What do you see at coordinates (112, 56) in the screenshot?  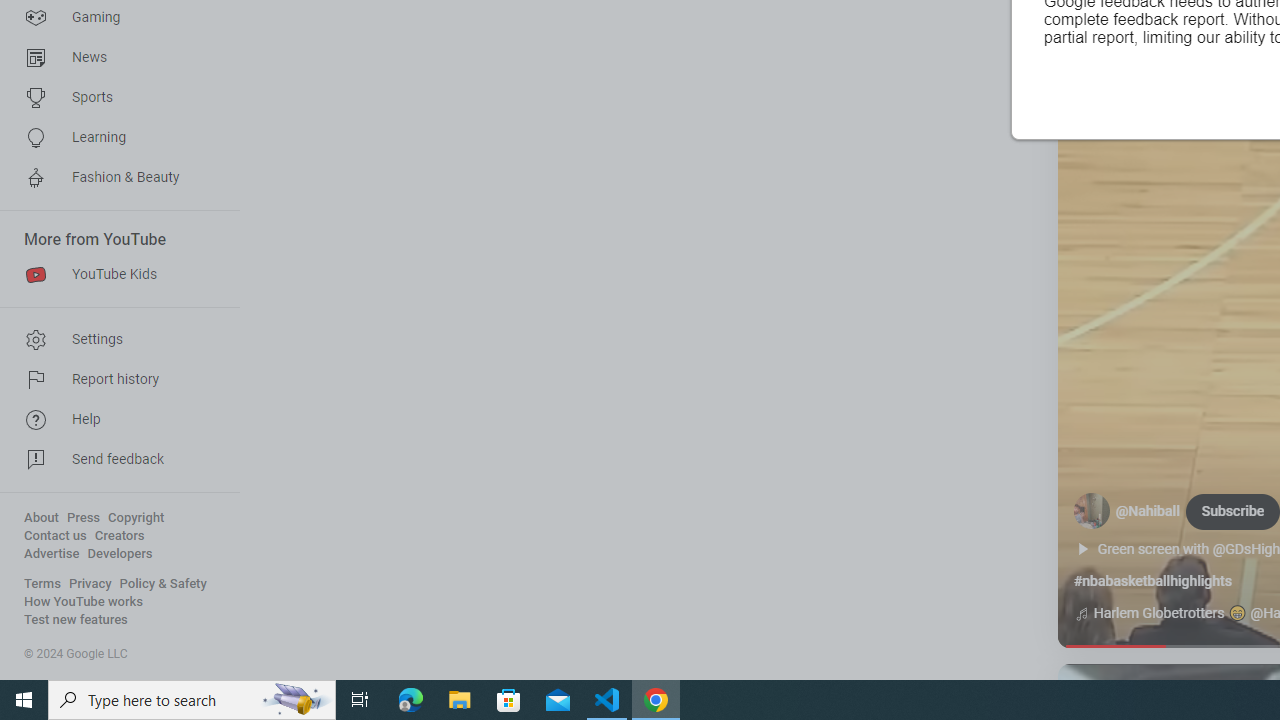 I see `'News'` at bounding box center [112, 56].